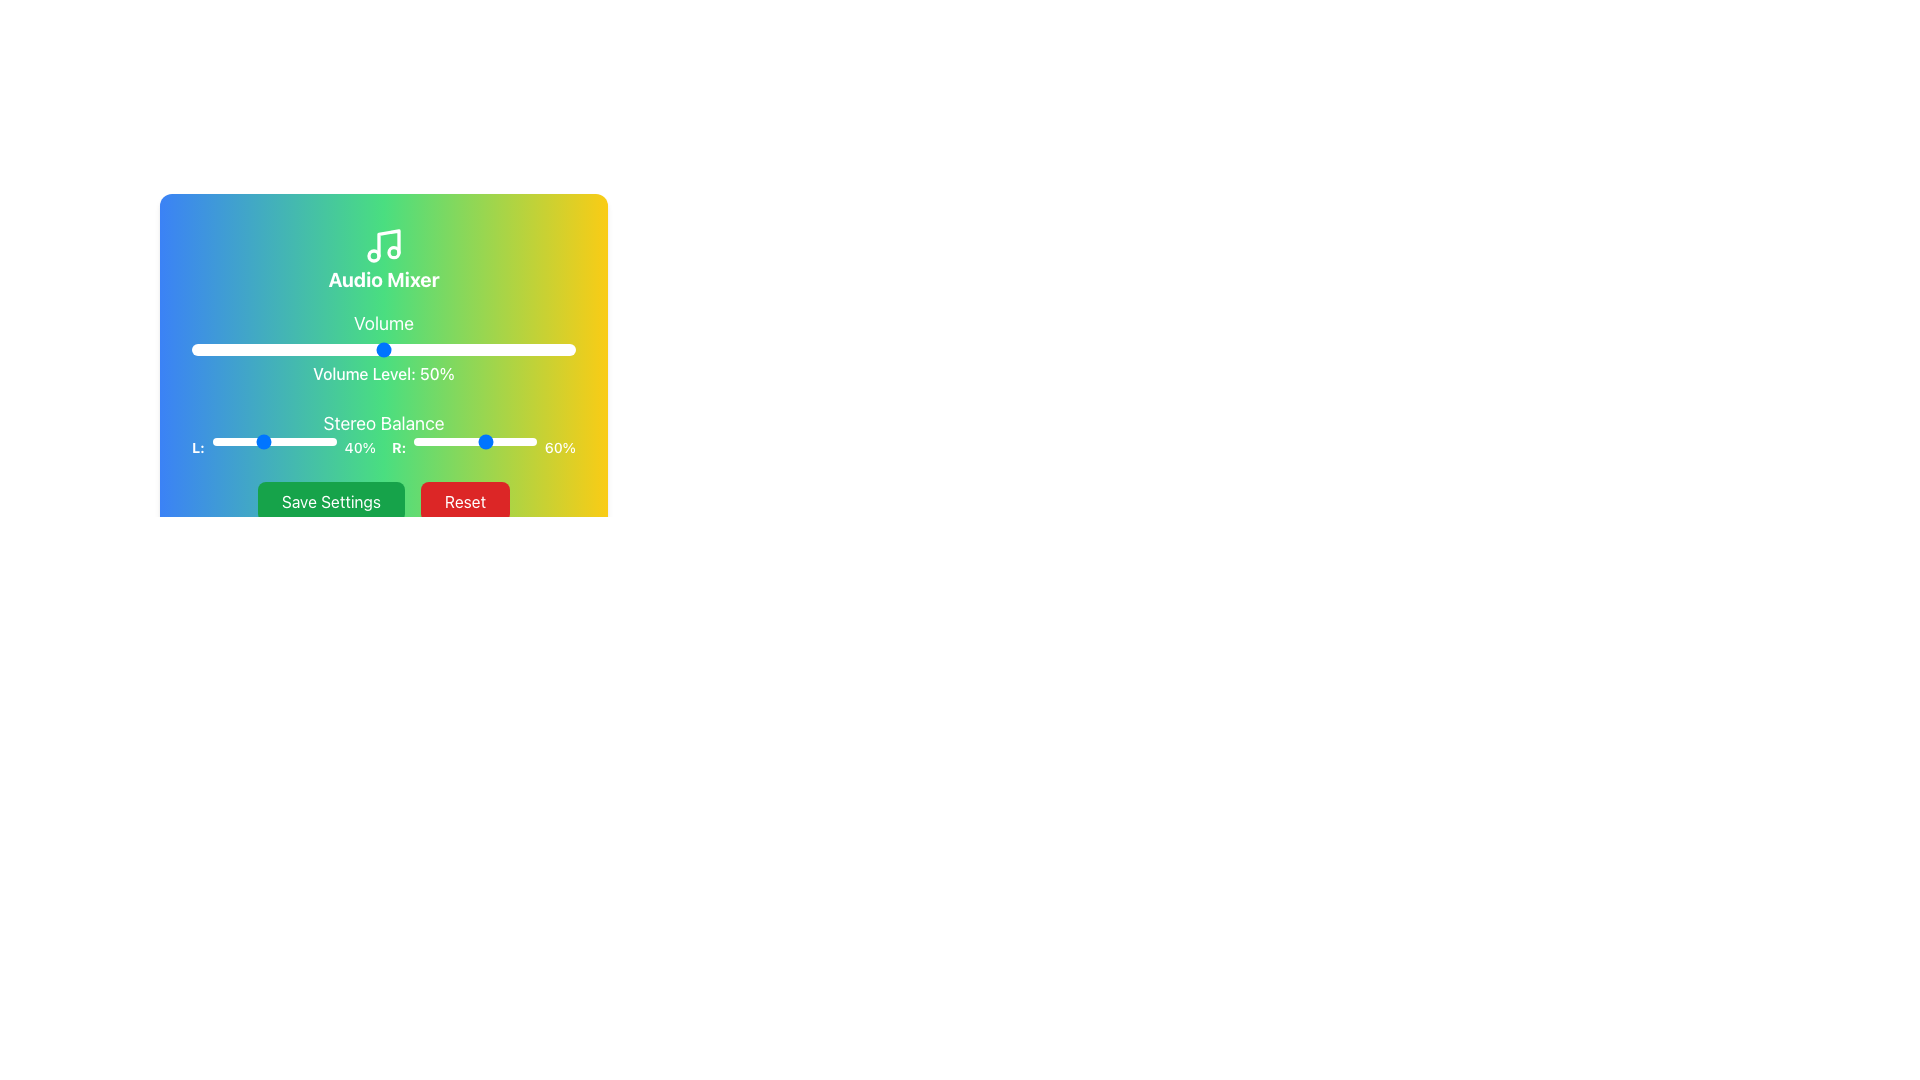 This screenshot has width=1920, height=1080. What do you see at coordinates (448, 441) in the screenshot?
I see `the R value` at bounding box center [448, 441].